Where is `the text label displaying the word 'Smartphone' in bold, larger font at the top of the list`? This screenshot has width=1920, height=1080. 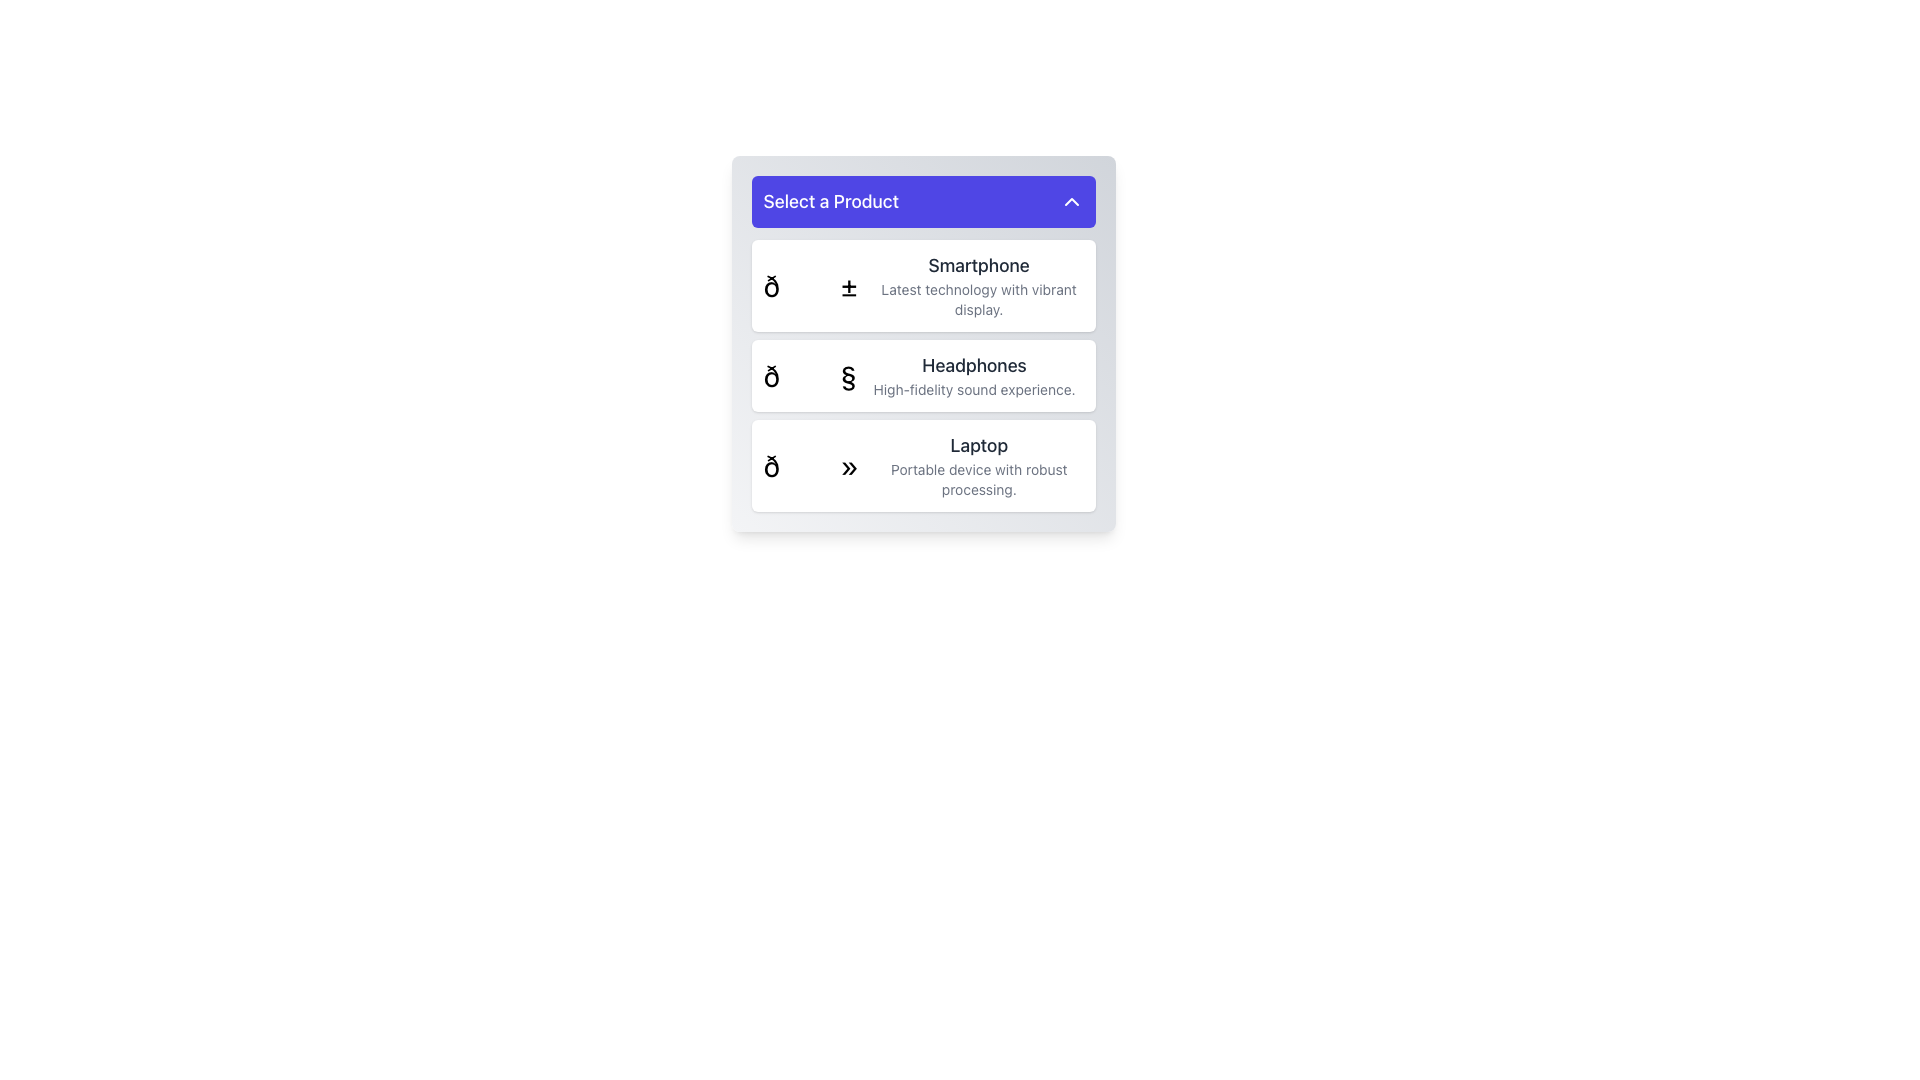
the text label displaying the word 'Smartphone' in bold, larger font at the top of the list is located at coordinates (979, 265).